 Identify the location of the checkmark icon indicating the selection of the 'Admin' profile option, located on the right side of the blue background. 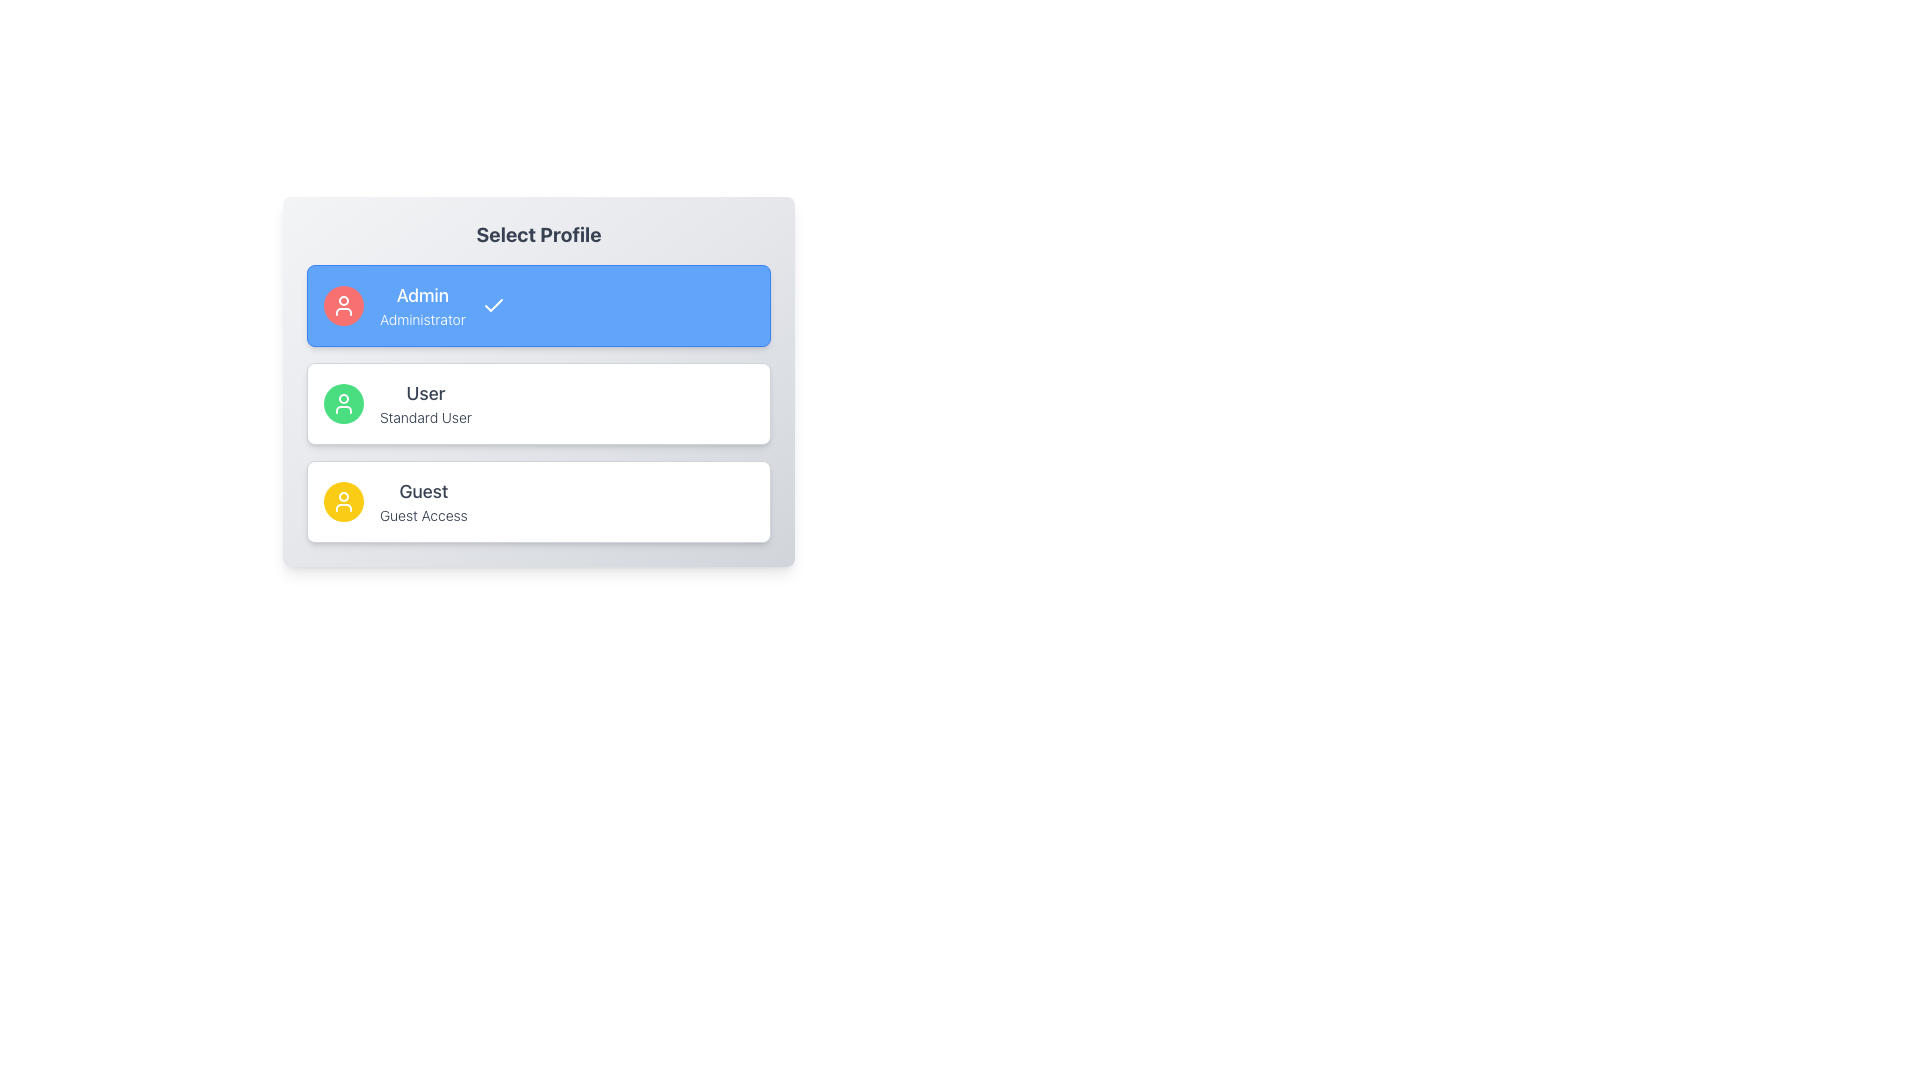
(493, 305).